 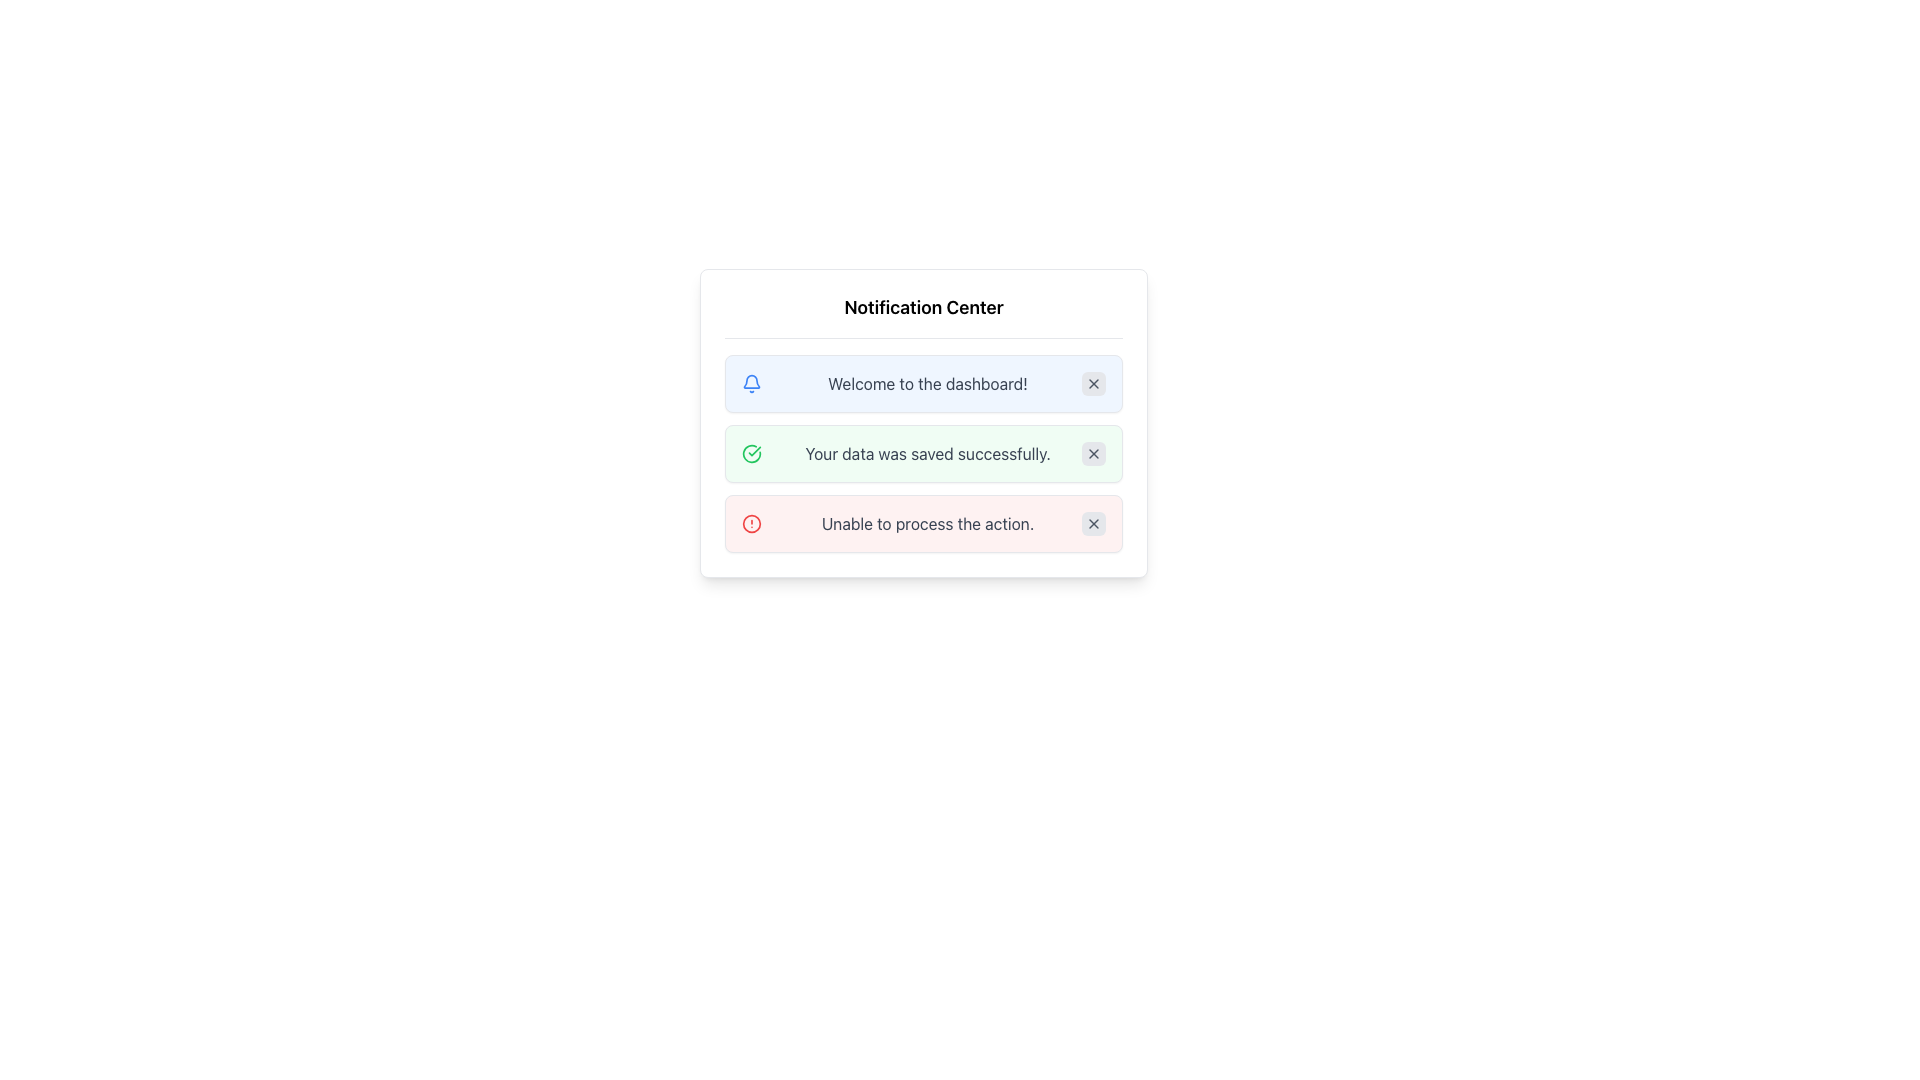 What do you see at coordinates (923, 454) in the screenshot?
I see `message displayed in the informational notification with a light green background that says 'Your data was saved successfully.'` at bounding box center [923, 454].